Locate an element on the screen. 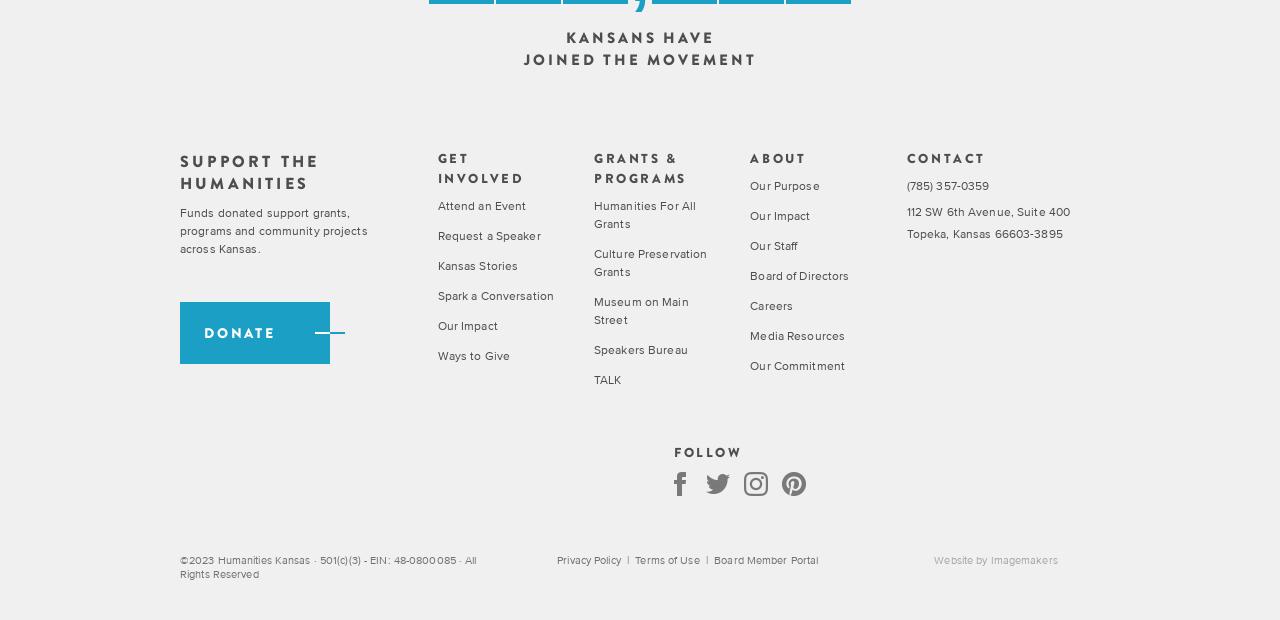 Image resolution: width=1280 pixels, height=620 pixels. 'Careers' is located at coordinates (770, 304).